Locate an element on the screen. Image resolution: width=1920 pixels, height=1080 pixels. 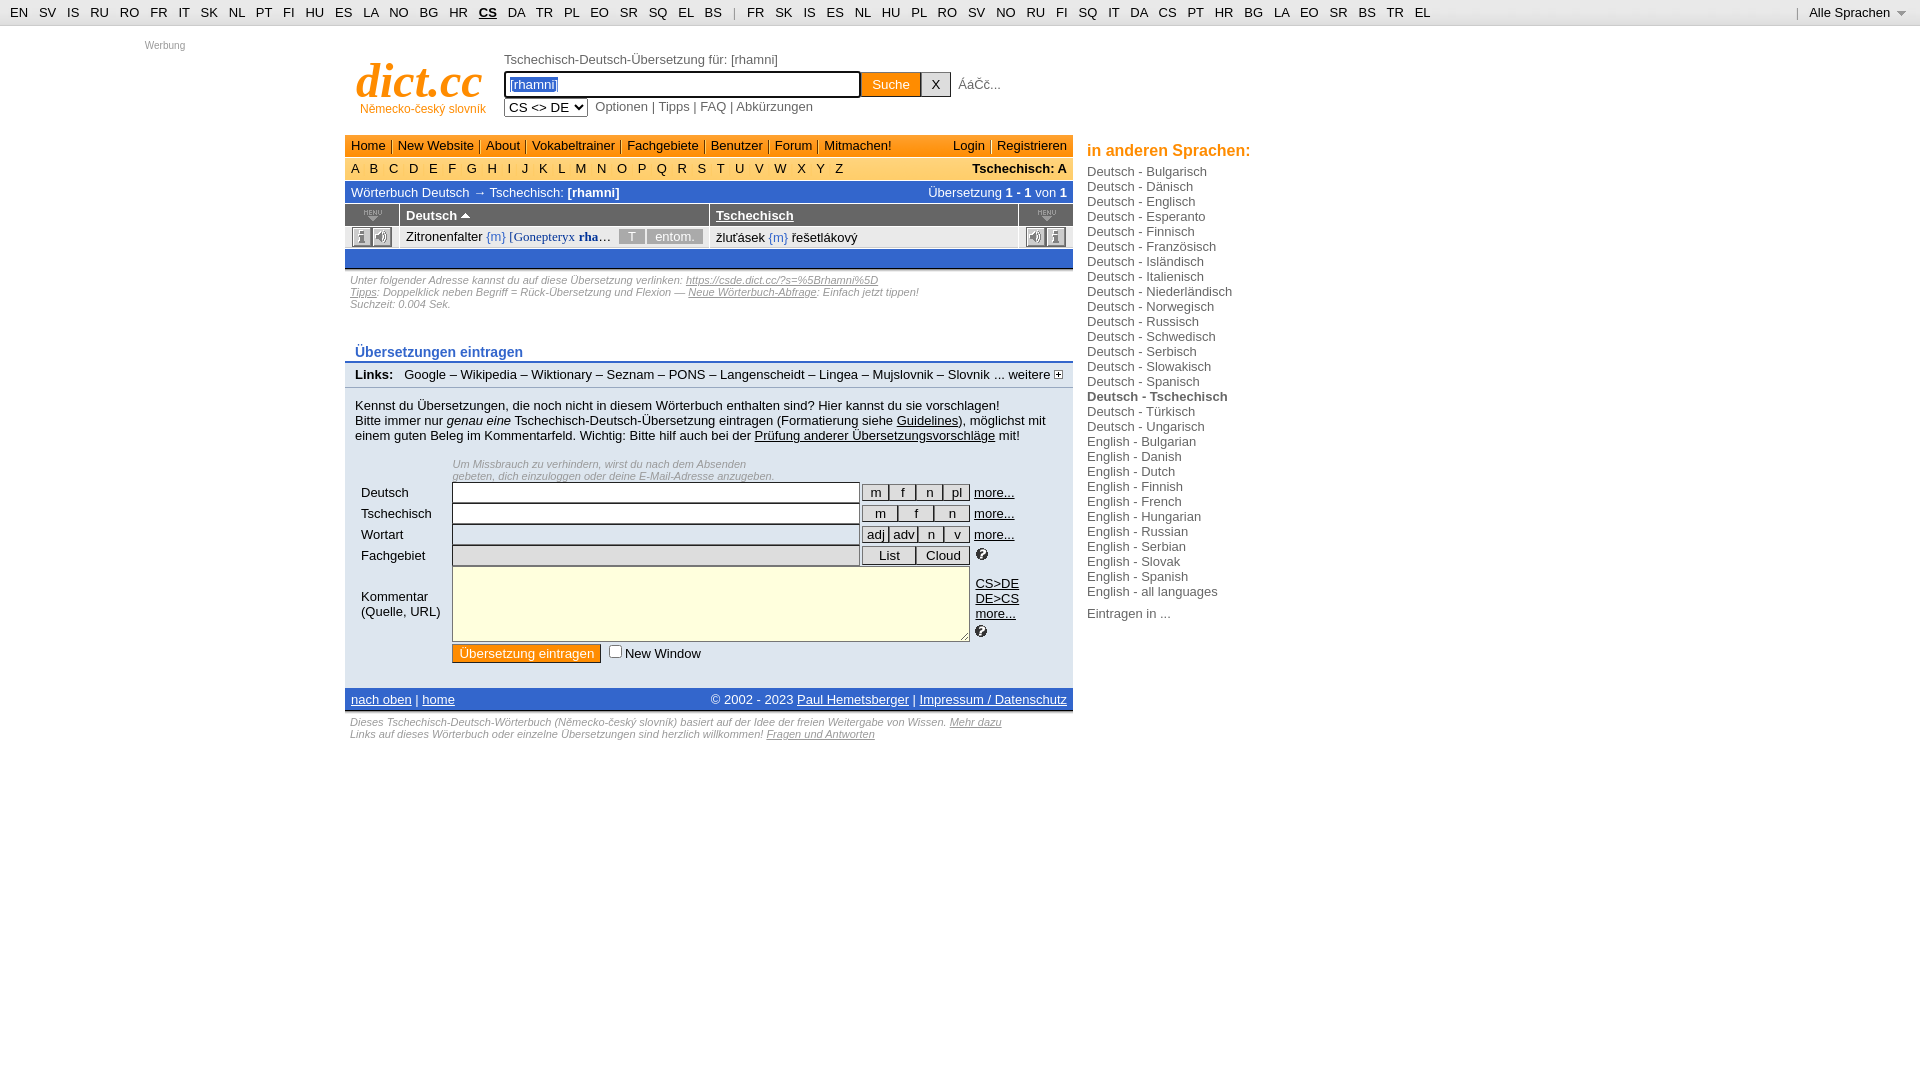
'Forum' is located at coordinates (792, 144).